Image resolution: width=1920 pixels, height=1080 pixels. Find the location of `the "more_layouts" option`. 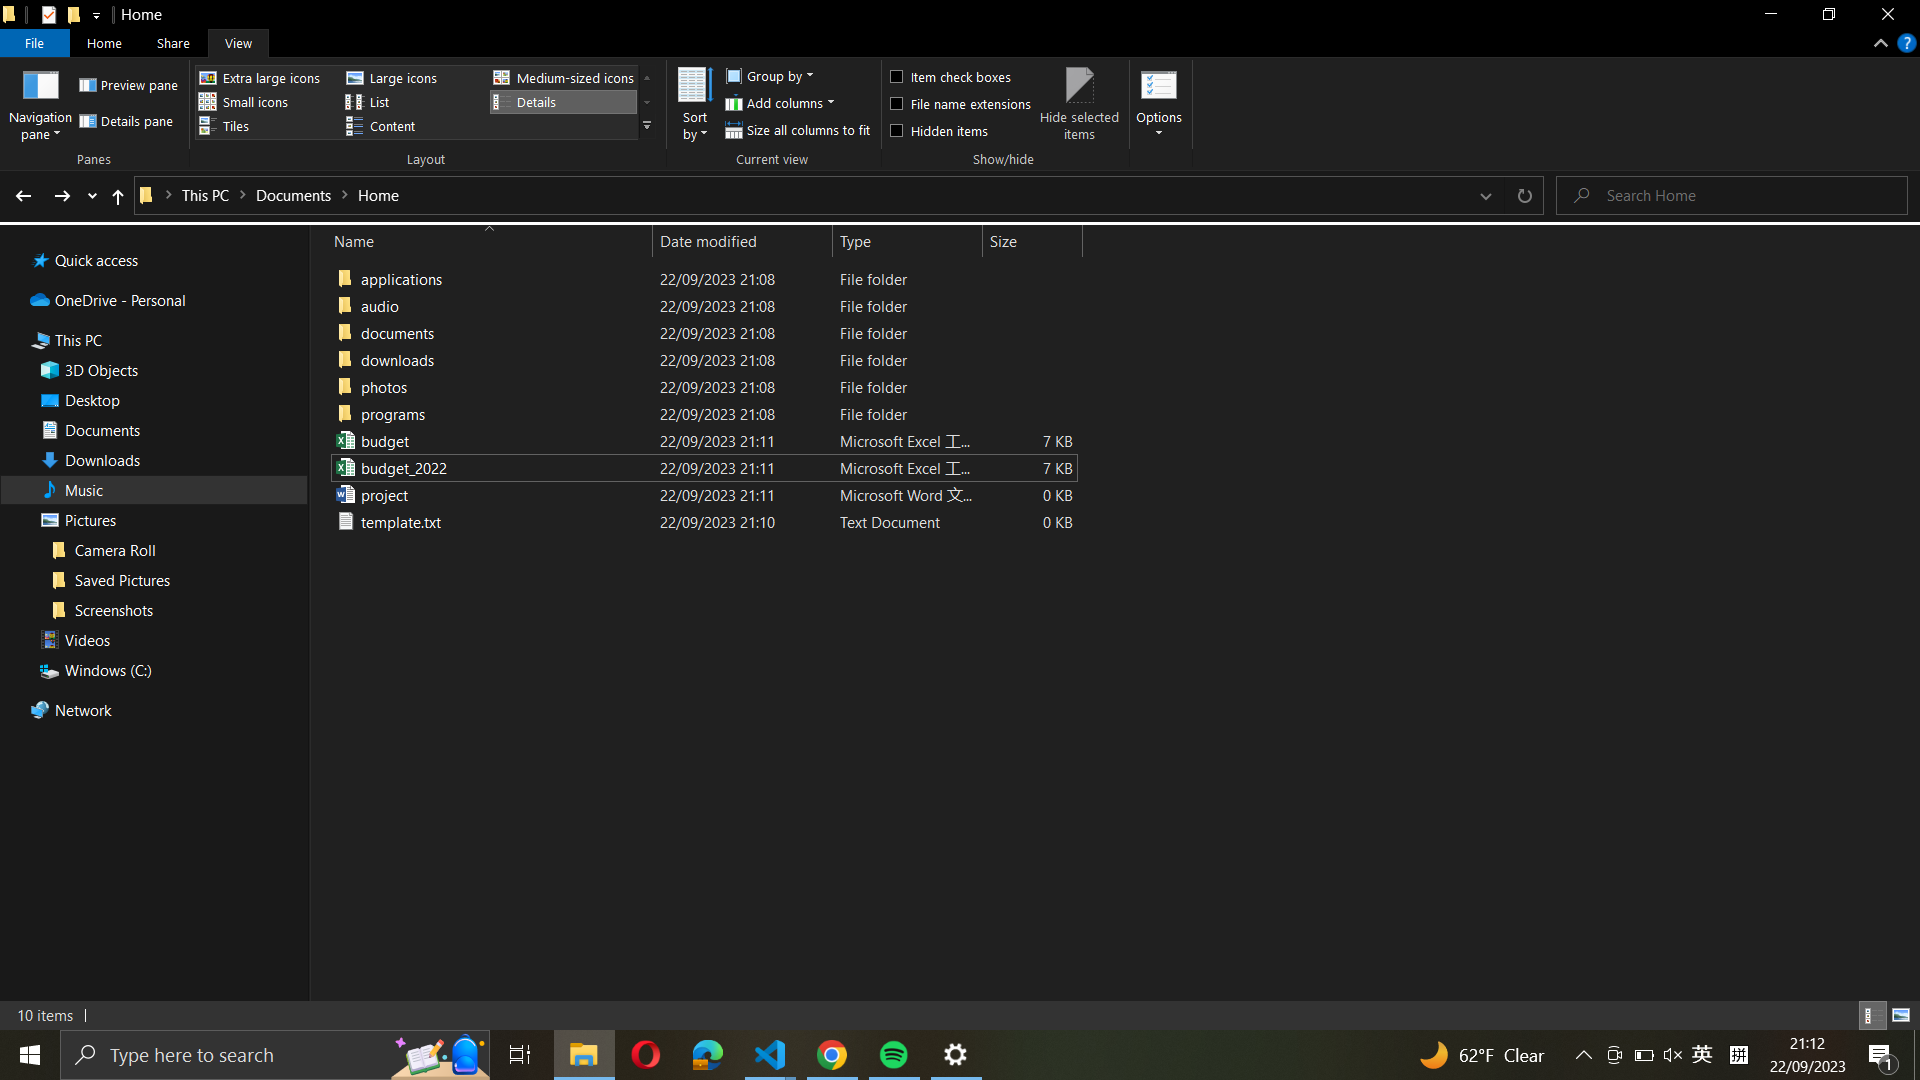

the "more_layouts" option is located at coordinates (648, 125).